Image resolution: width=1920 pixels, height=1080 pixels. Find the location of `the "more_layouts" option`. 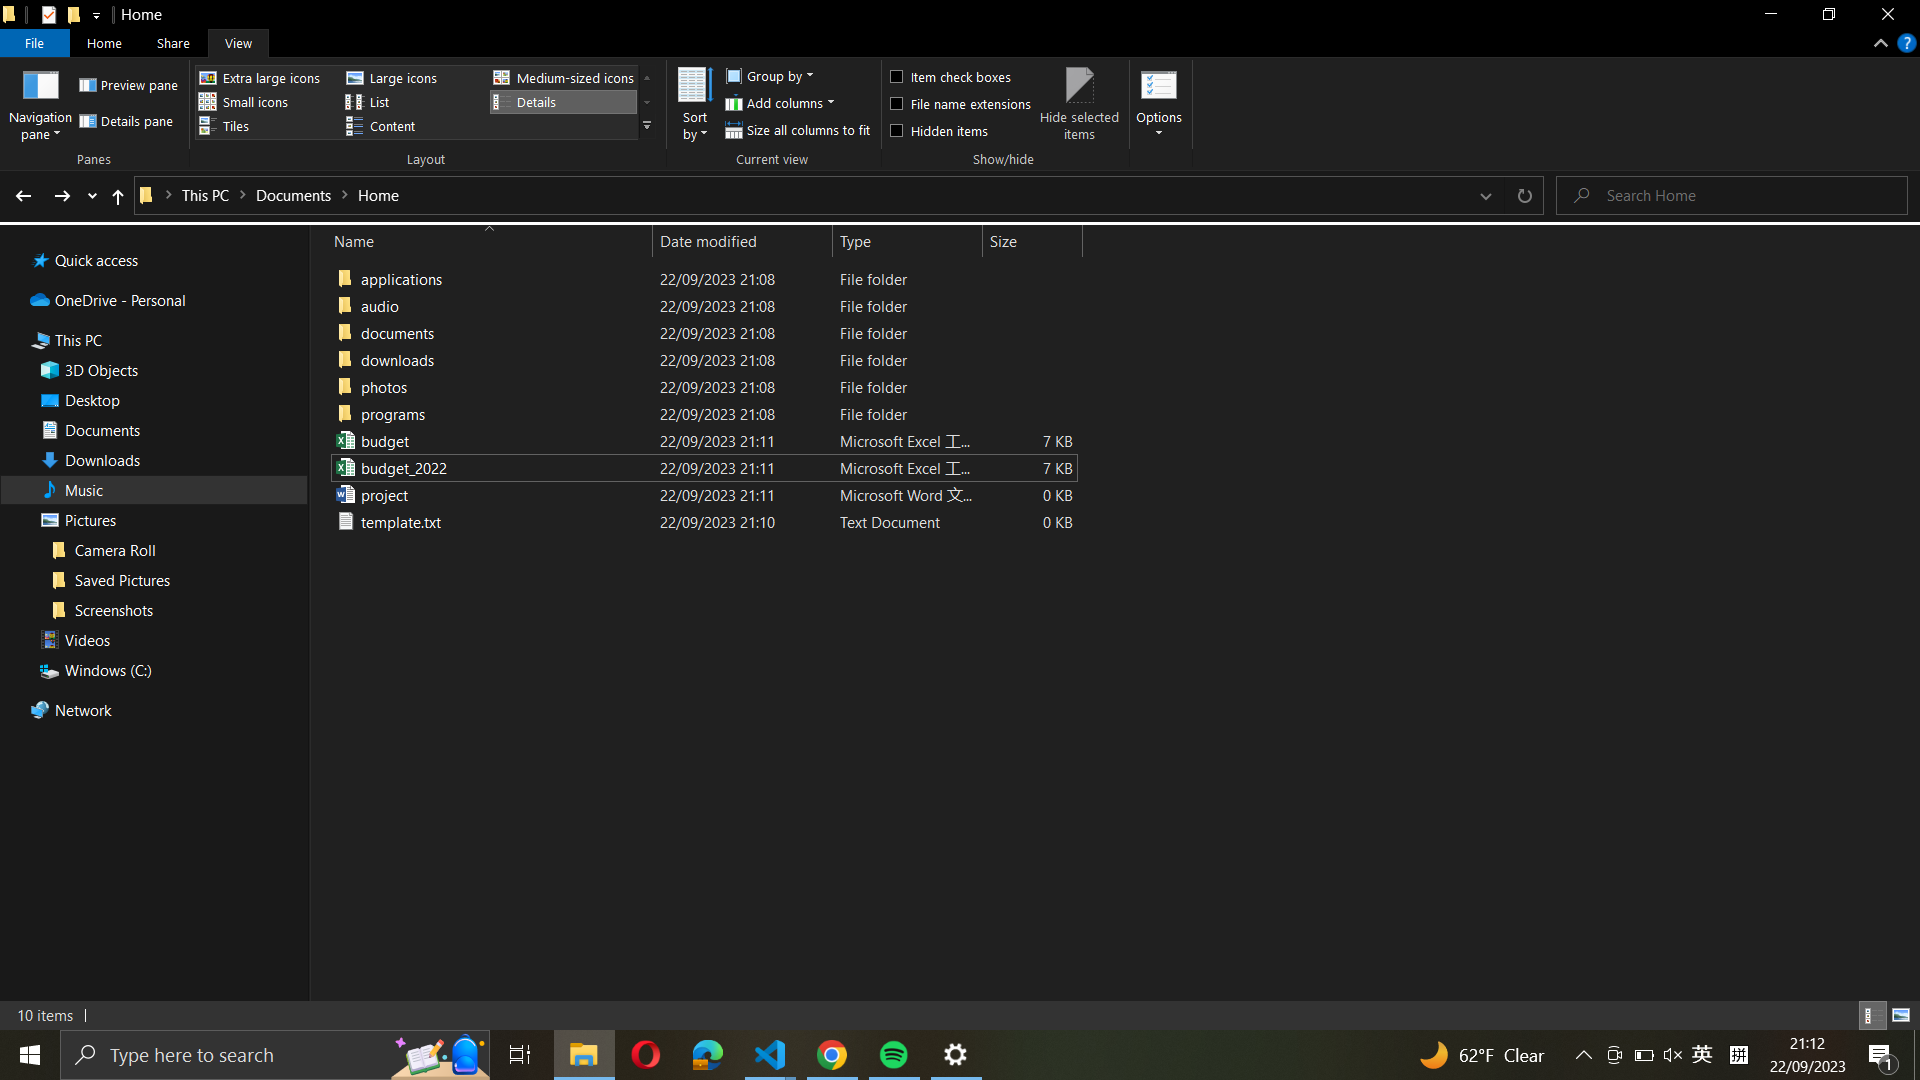

the "more_layouts" option is located at coordinates (648, 125).